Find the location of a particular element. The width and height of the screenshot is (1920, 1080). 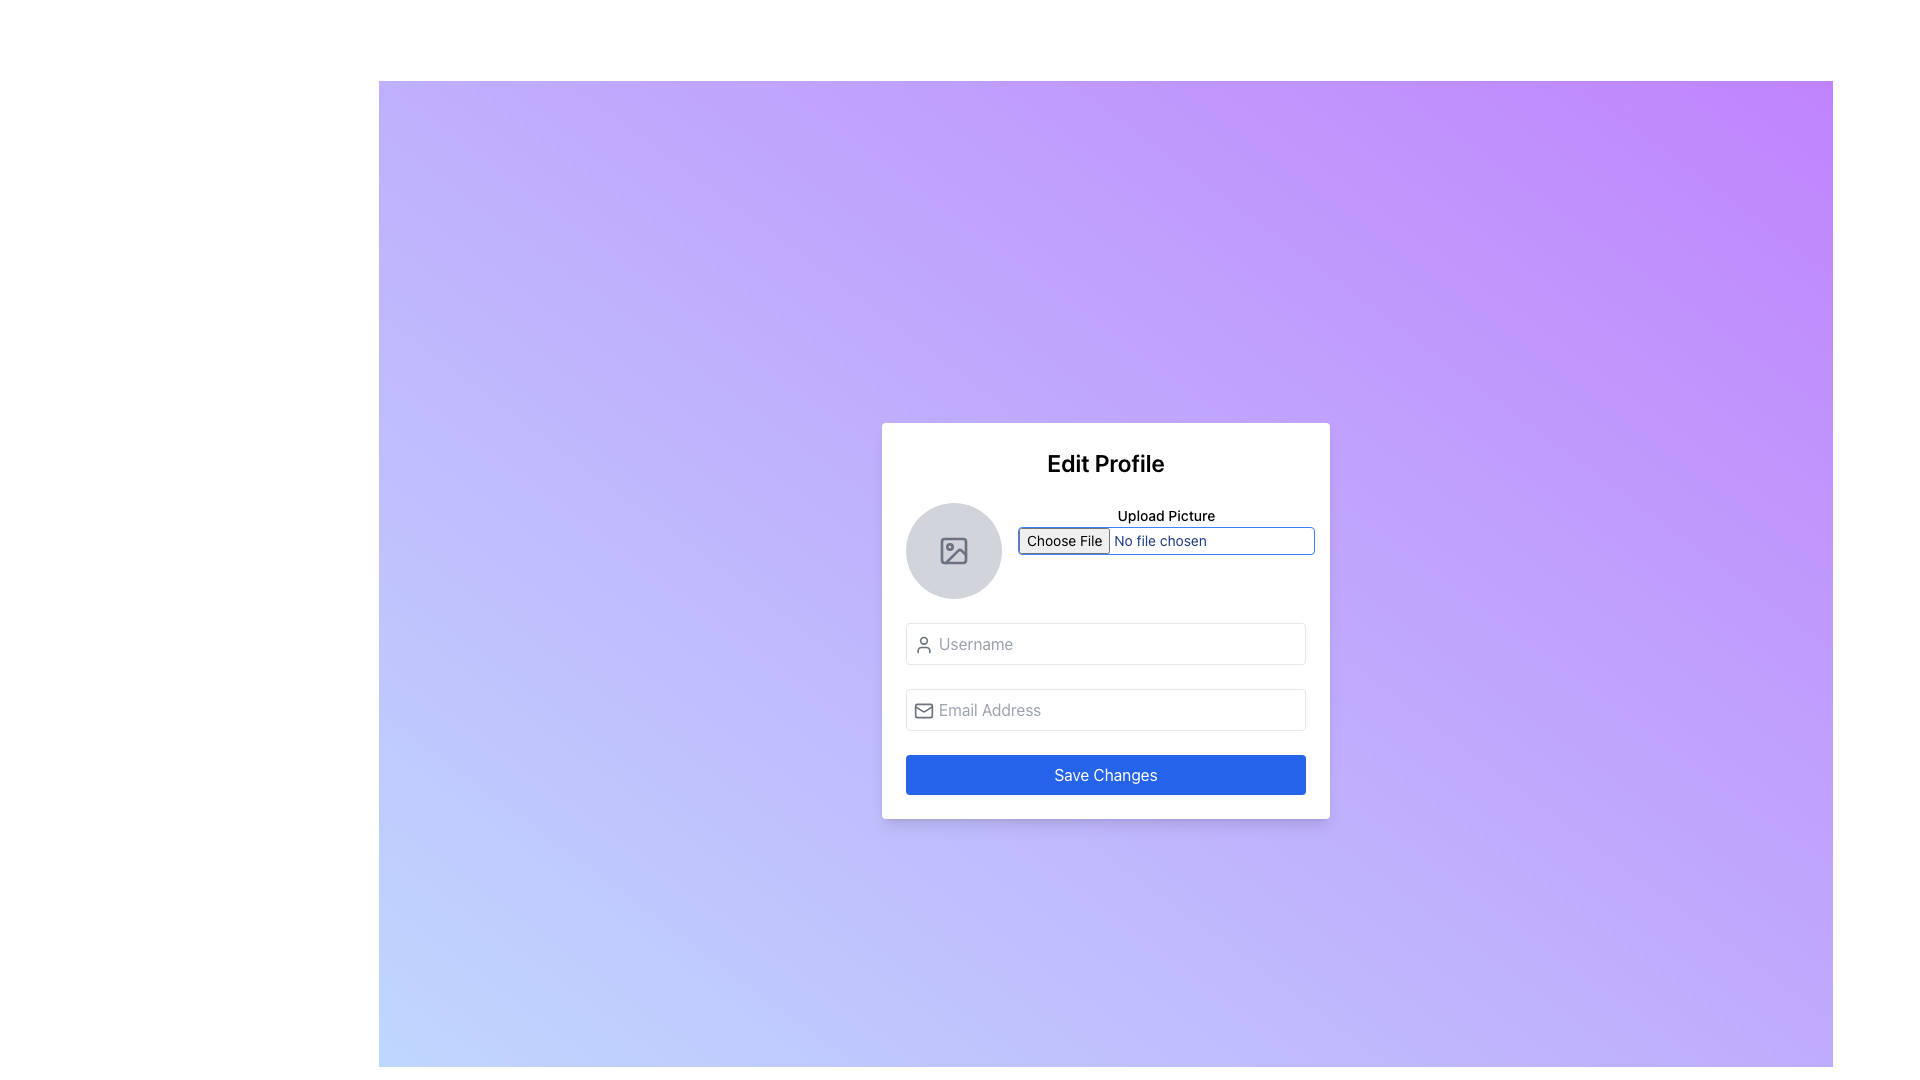

an image file into the Image Placeholder button, which is a circular button with a light gray background and an icon representing a photo frame located at the top-left corner of the form card is located at coordinates (953, 551).